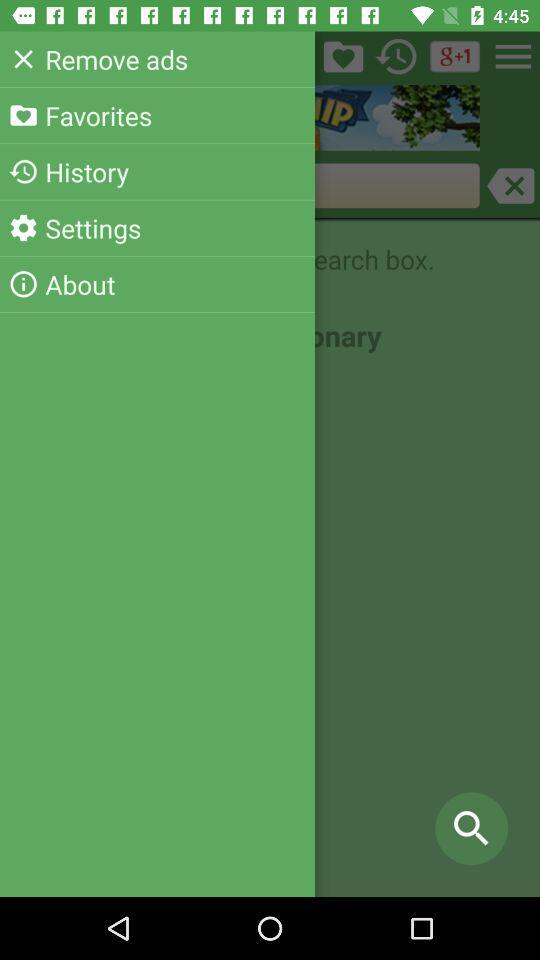 The height and width of the screenshot is (960, 540). I want to click on the close icon, so click(510, 185).